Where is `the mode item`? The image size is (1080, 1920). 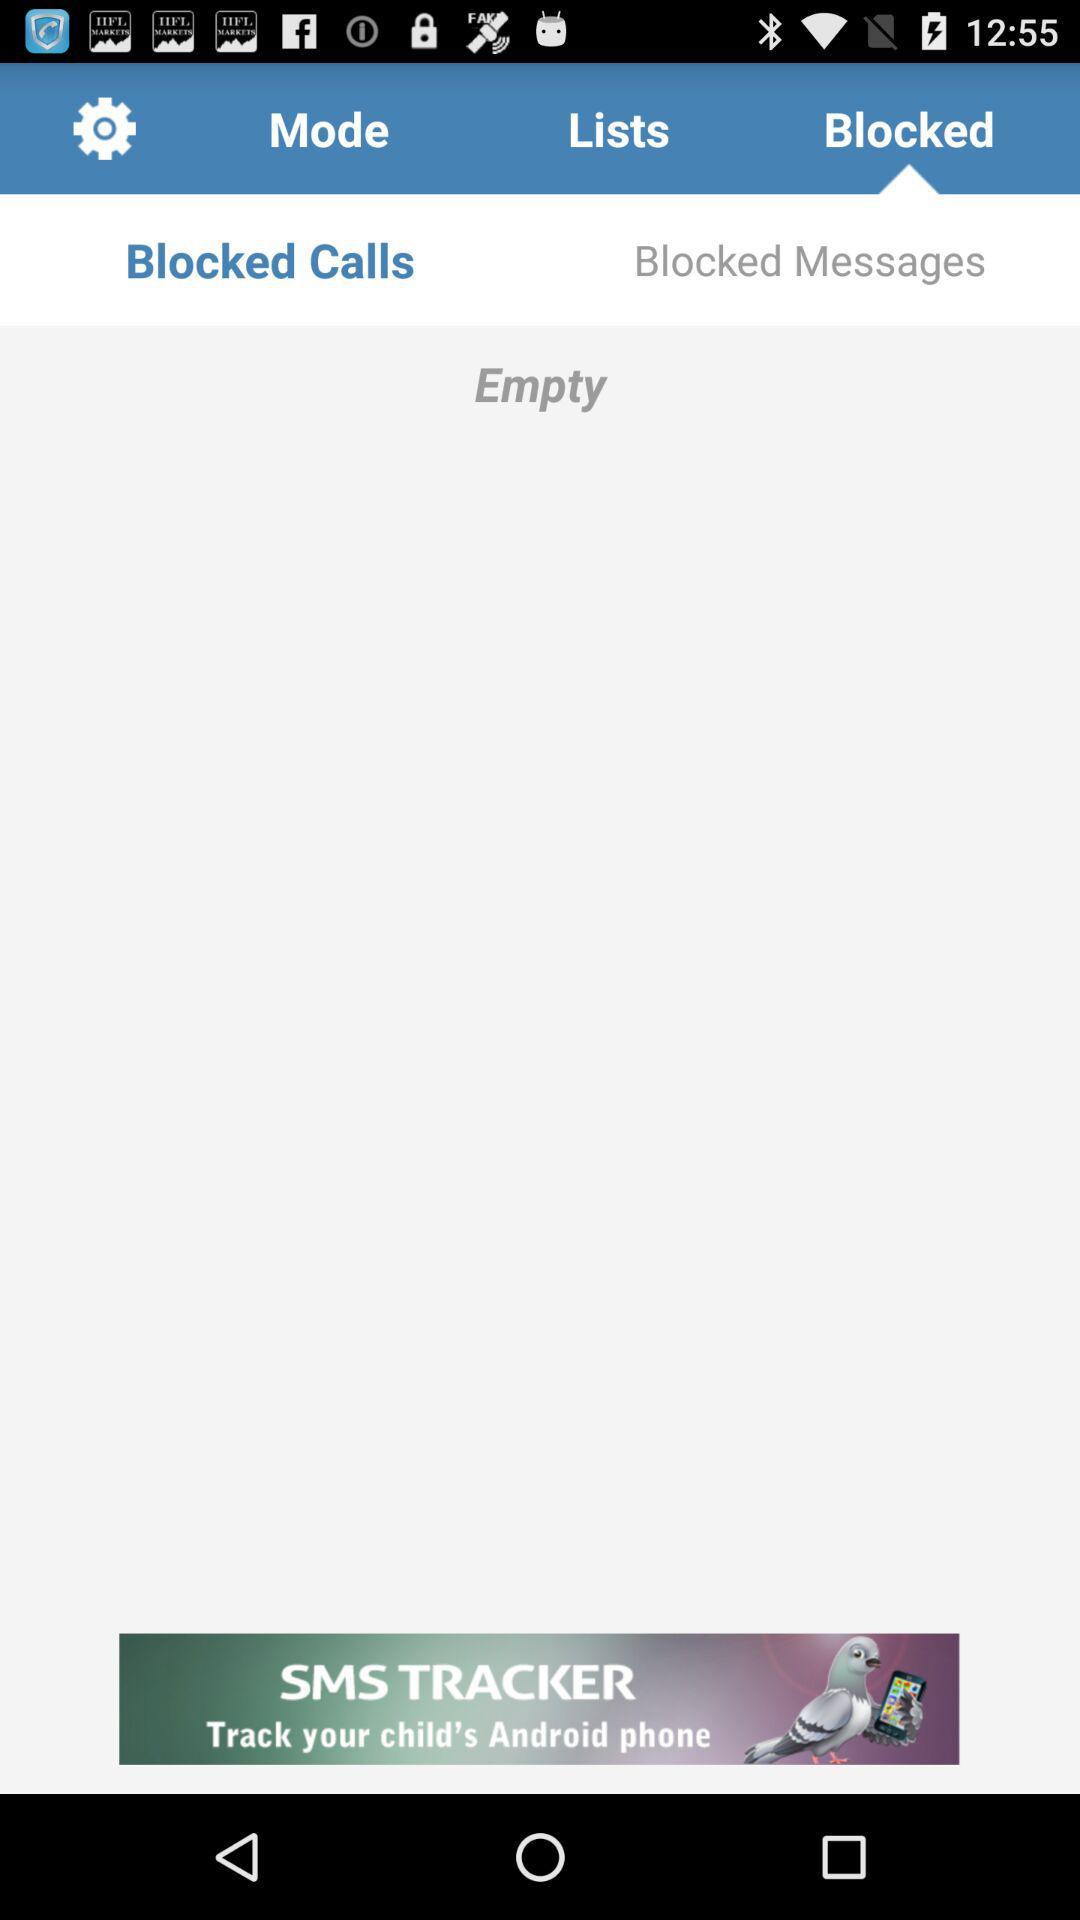
the mode item is located at coordinates (327, 127).